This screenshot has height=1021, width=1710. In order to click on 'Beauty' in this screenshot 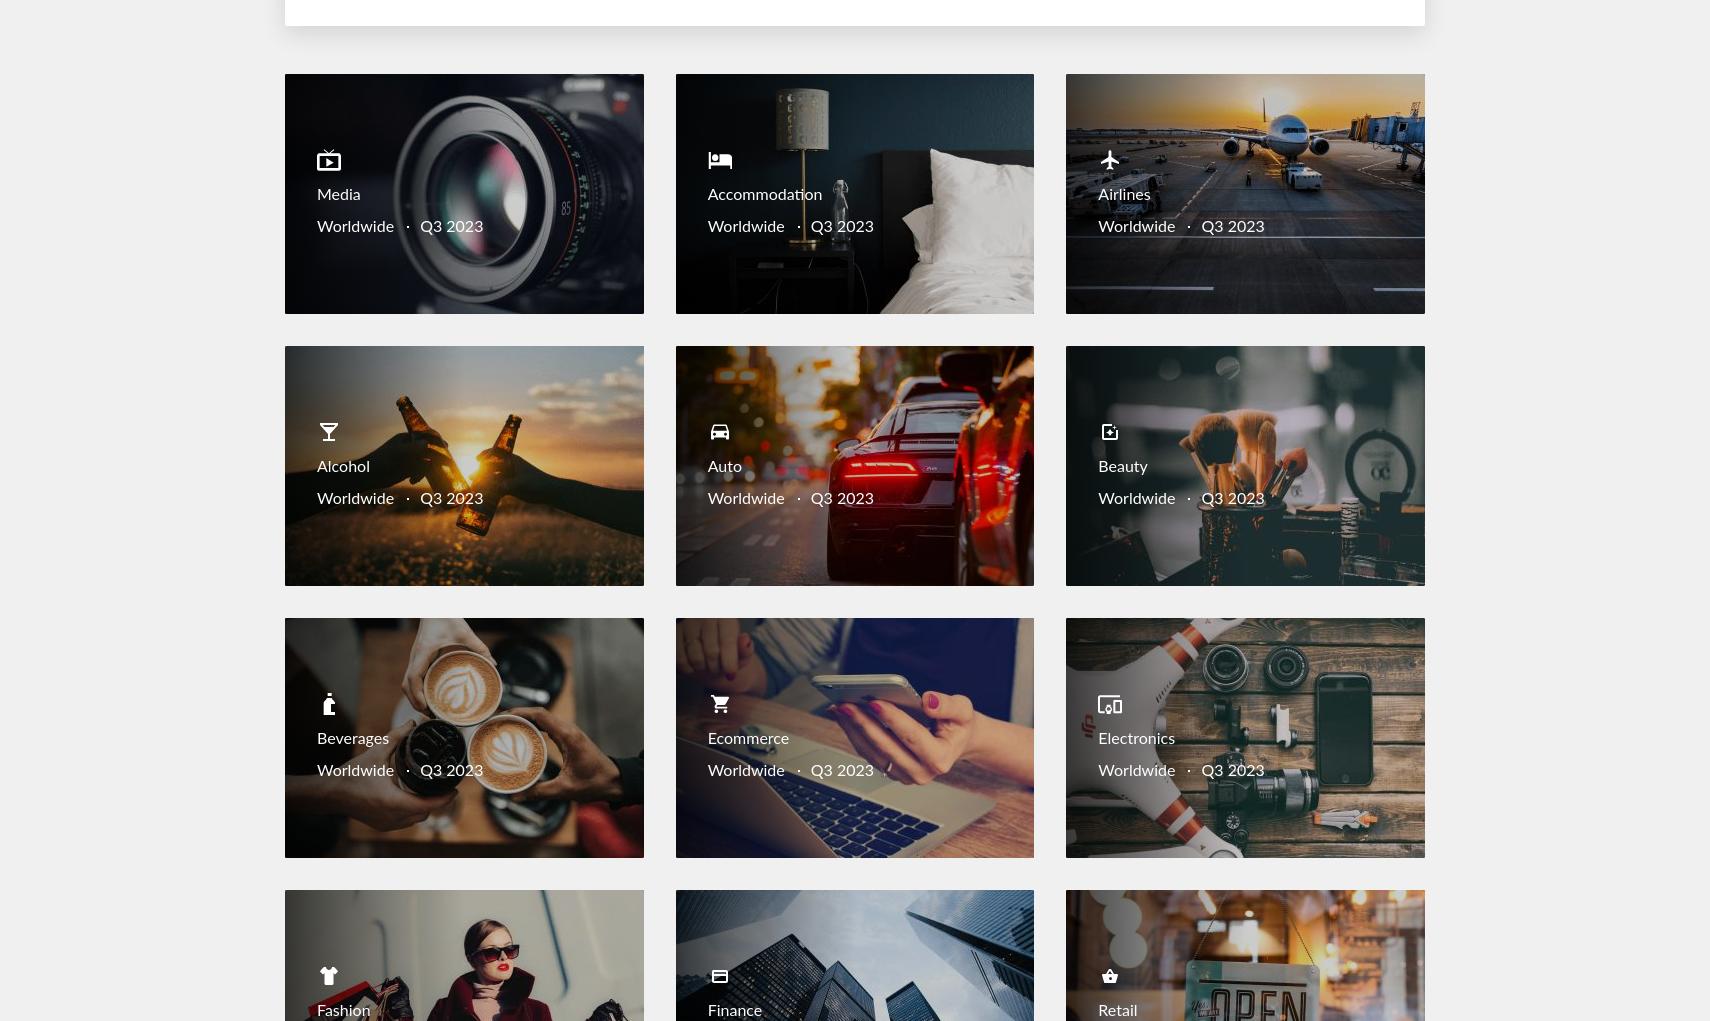, I will do `click(1121, 467)`.